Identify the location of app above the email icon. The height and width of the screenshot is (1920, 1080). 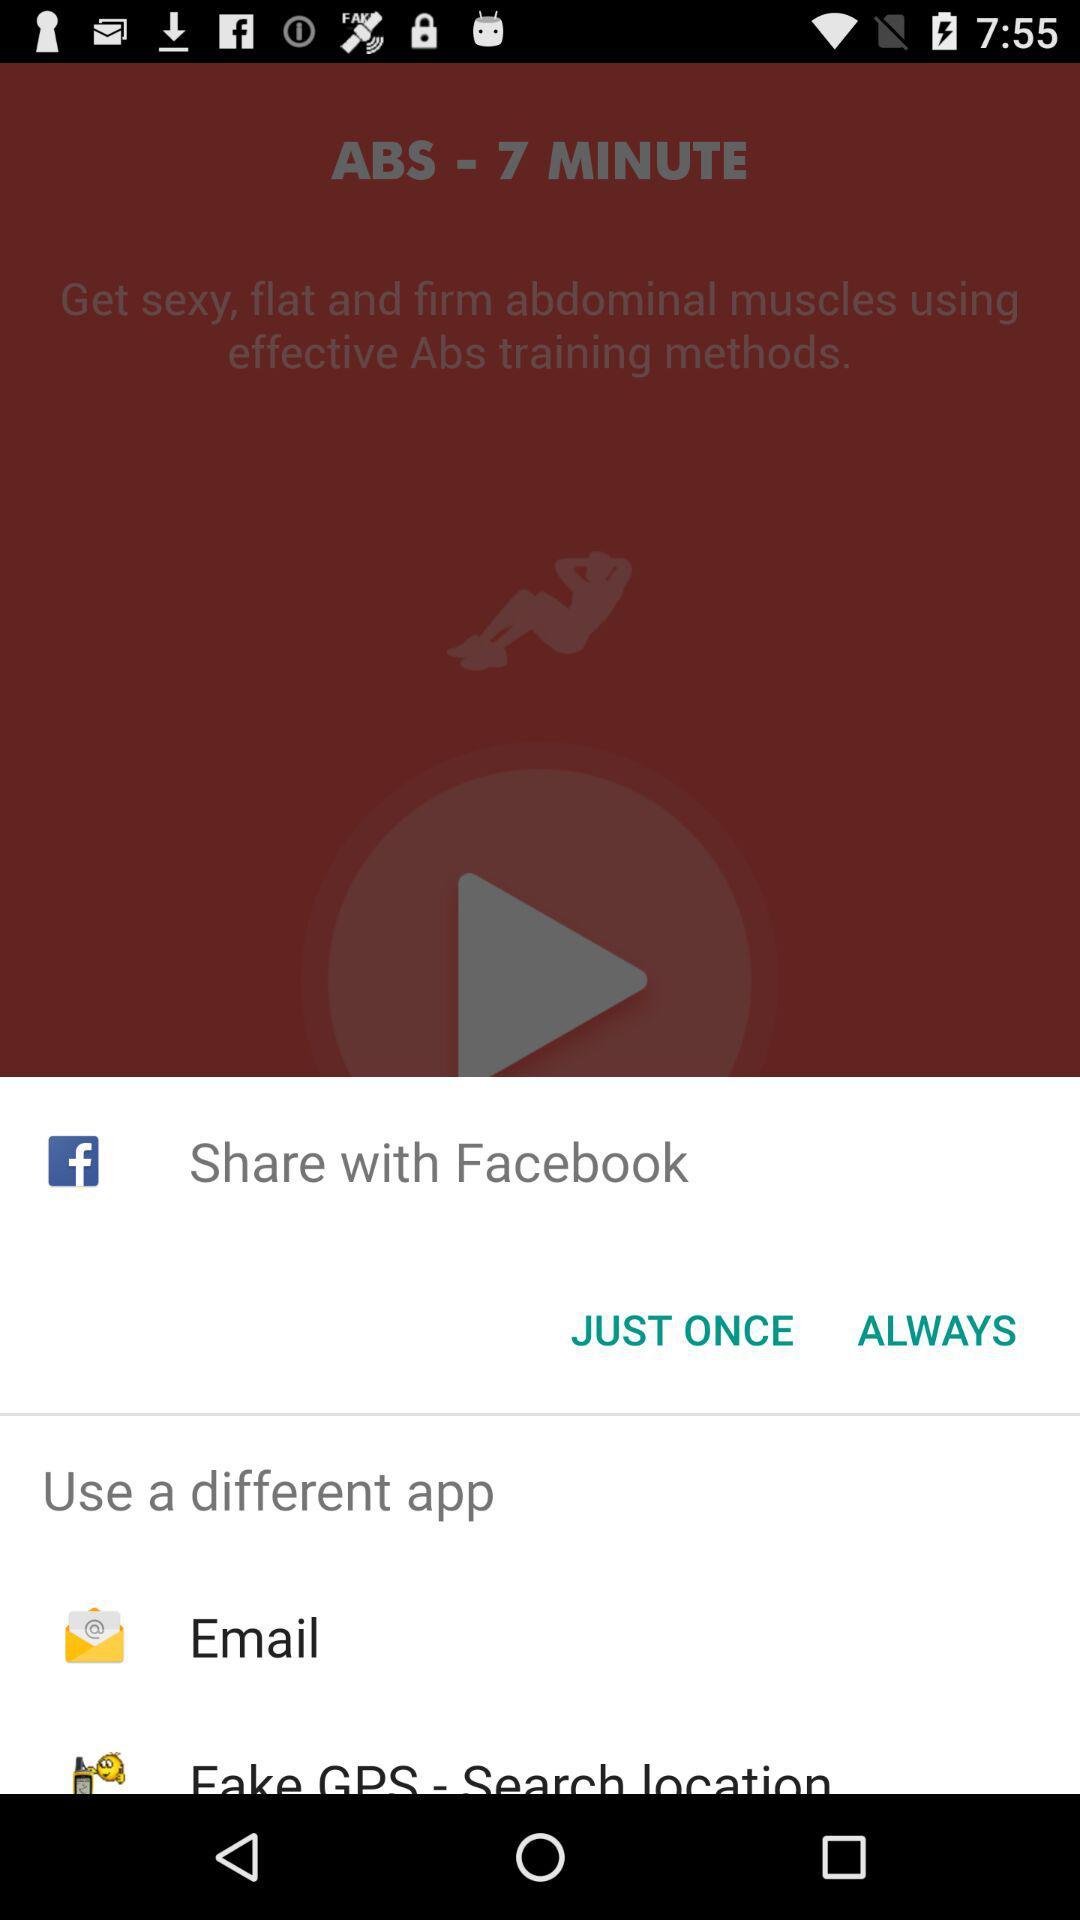
(540, 1489).